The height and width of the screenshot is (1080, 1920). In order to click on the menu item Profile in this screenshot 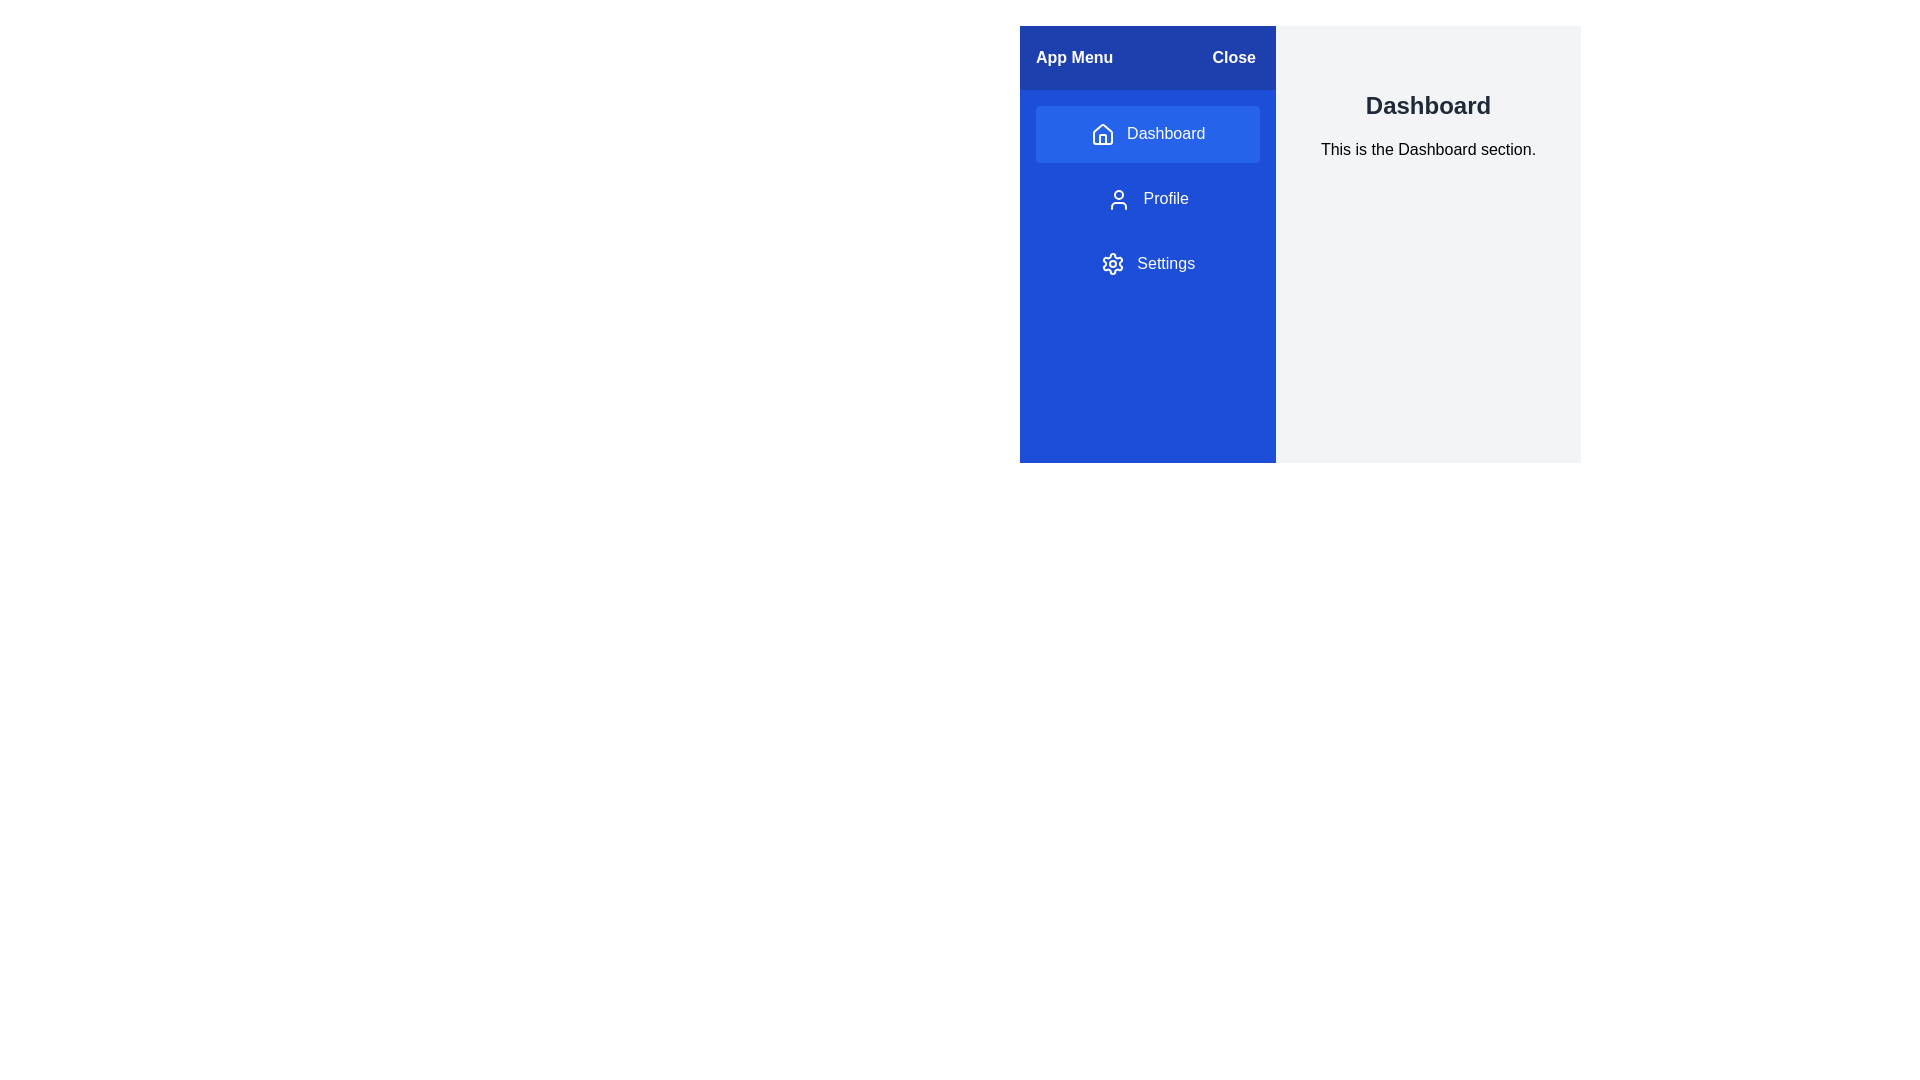, I will do `click(1147, 199)`.